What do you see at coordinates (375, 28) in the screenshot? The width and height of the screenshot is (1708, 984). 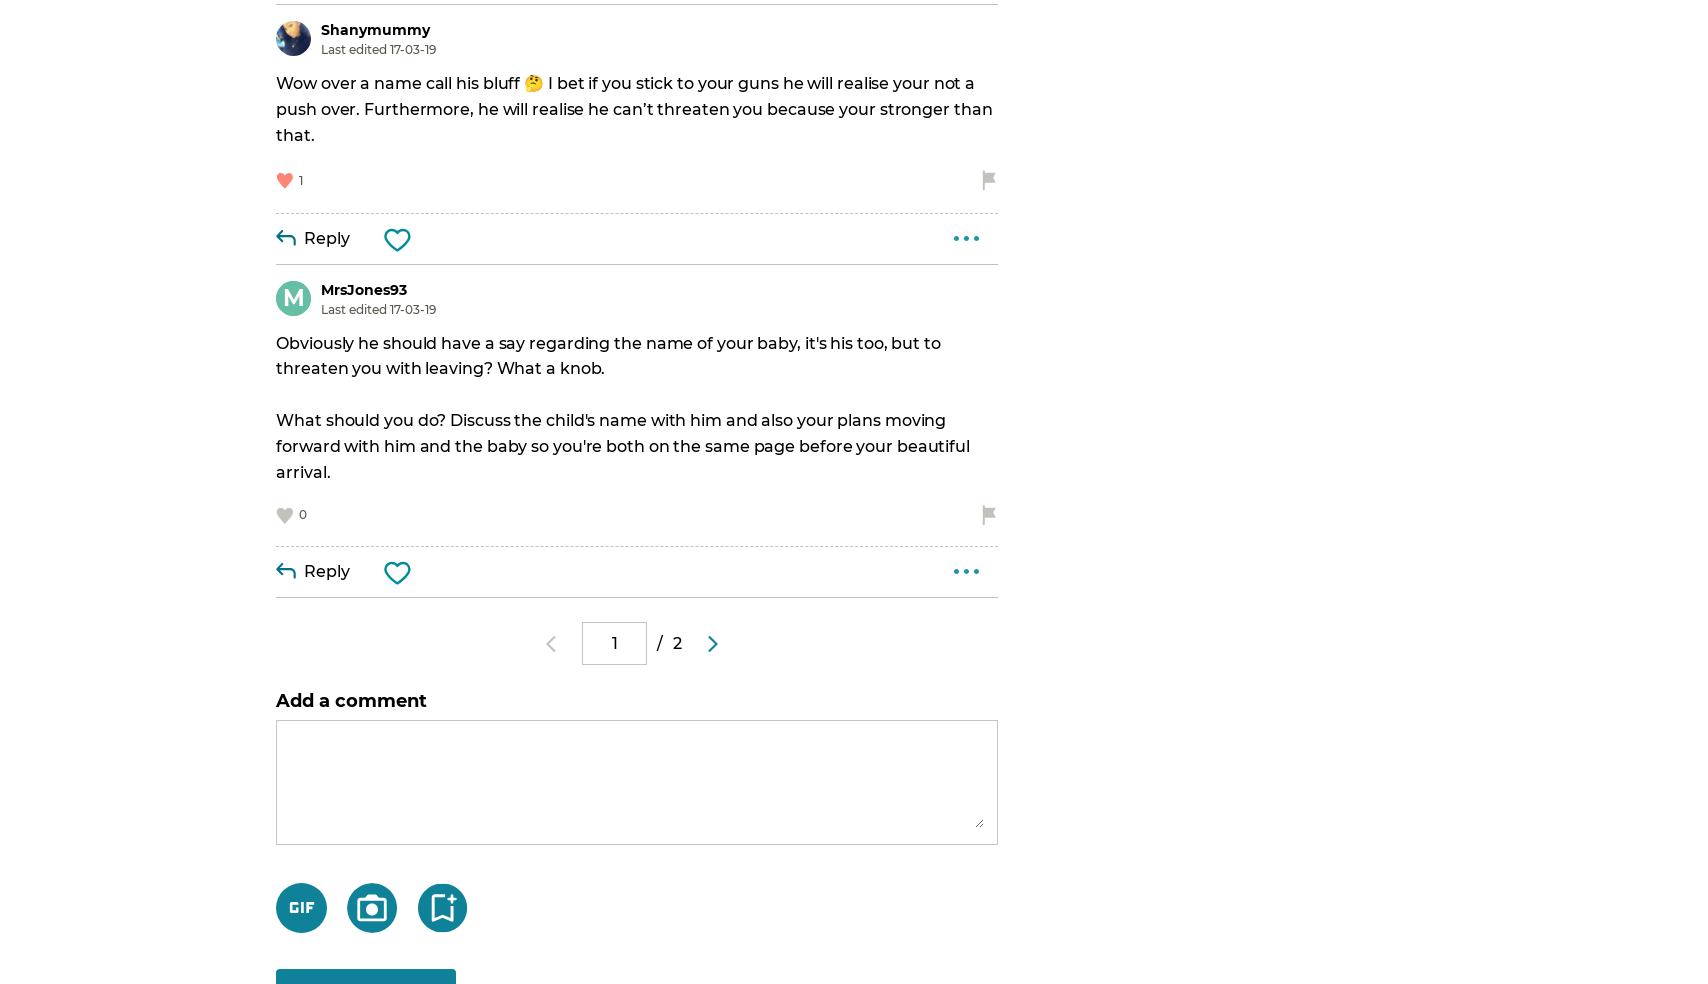 I see `'Shanymummy'` at bounding box center [375, 28].